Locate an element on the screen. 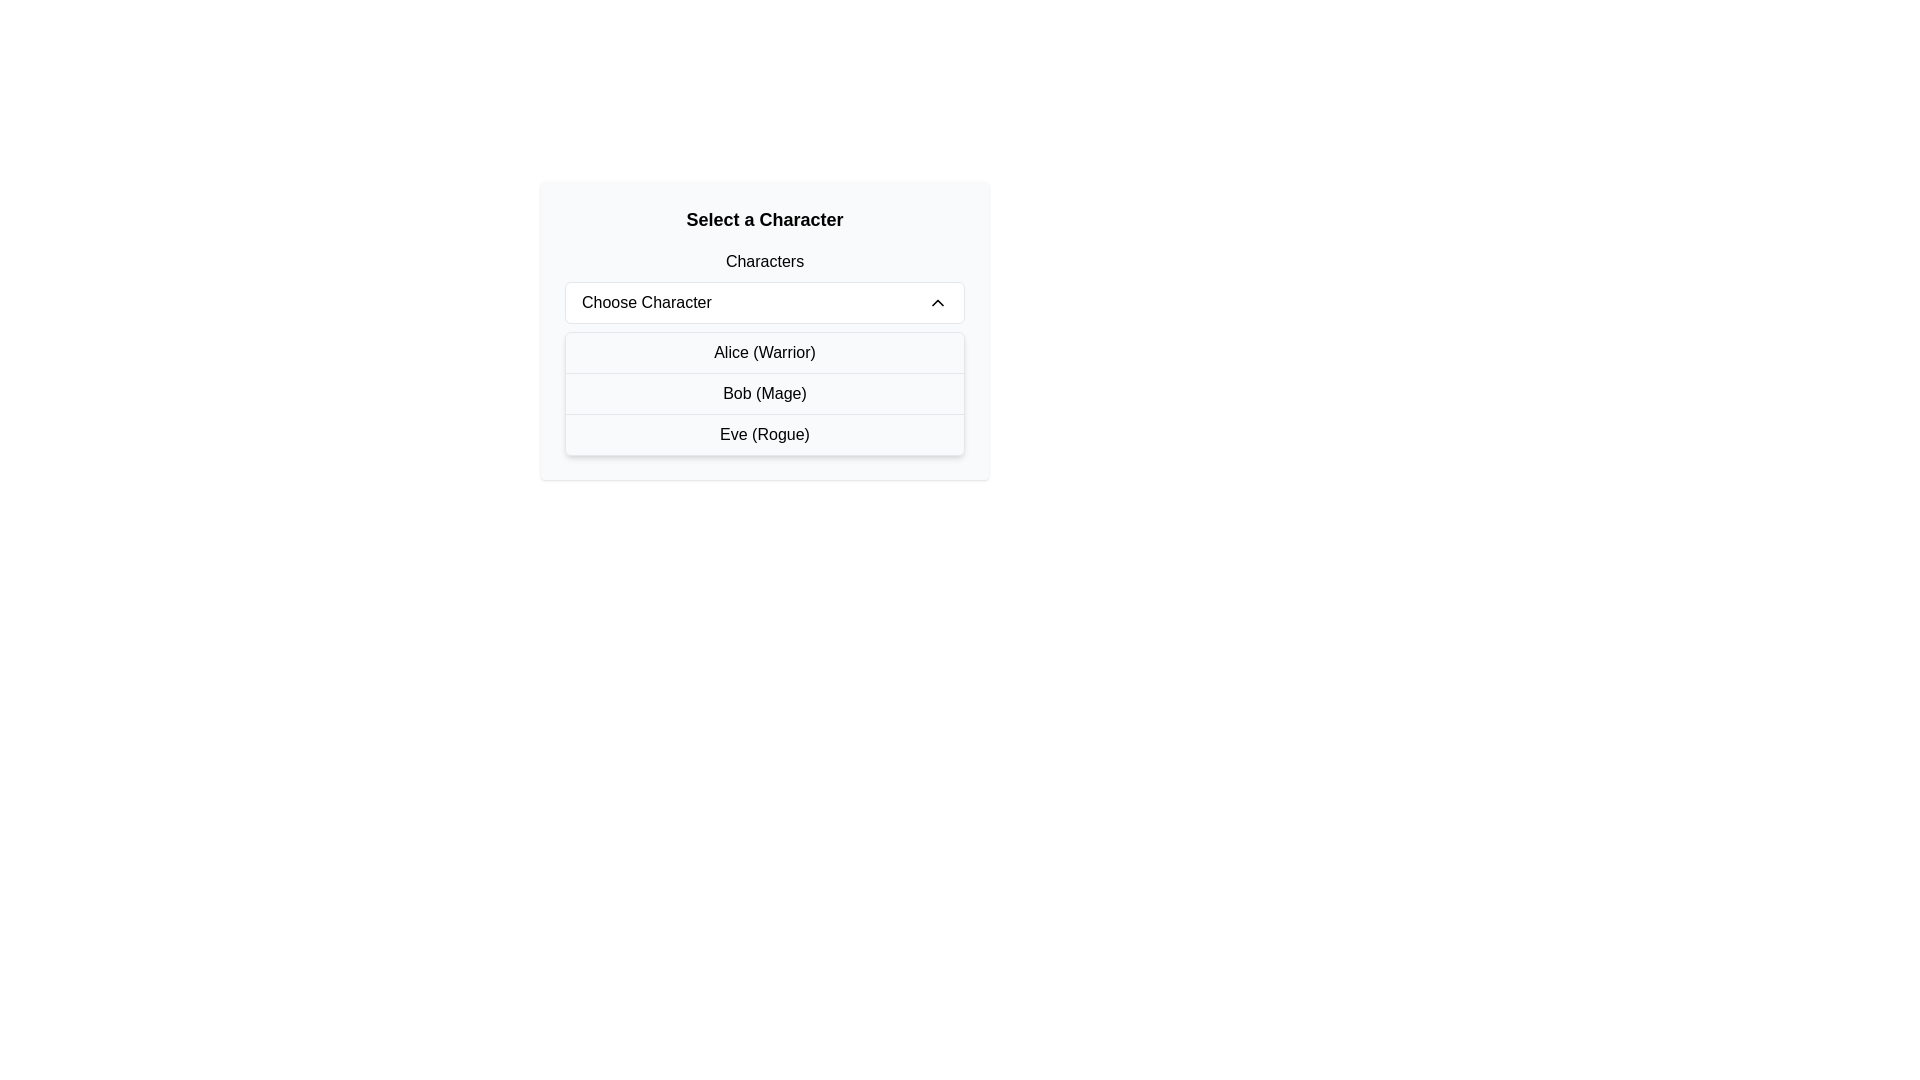  the selectable character name 'Alice (Warrior)' in the dropdown list is located at coordinates (763, 352).